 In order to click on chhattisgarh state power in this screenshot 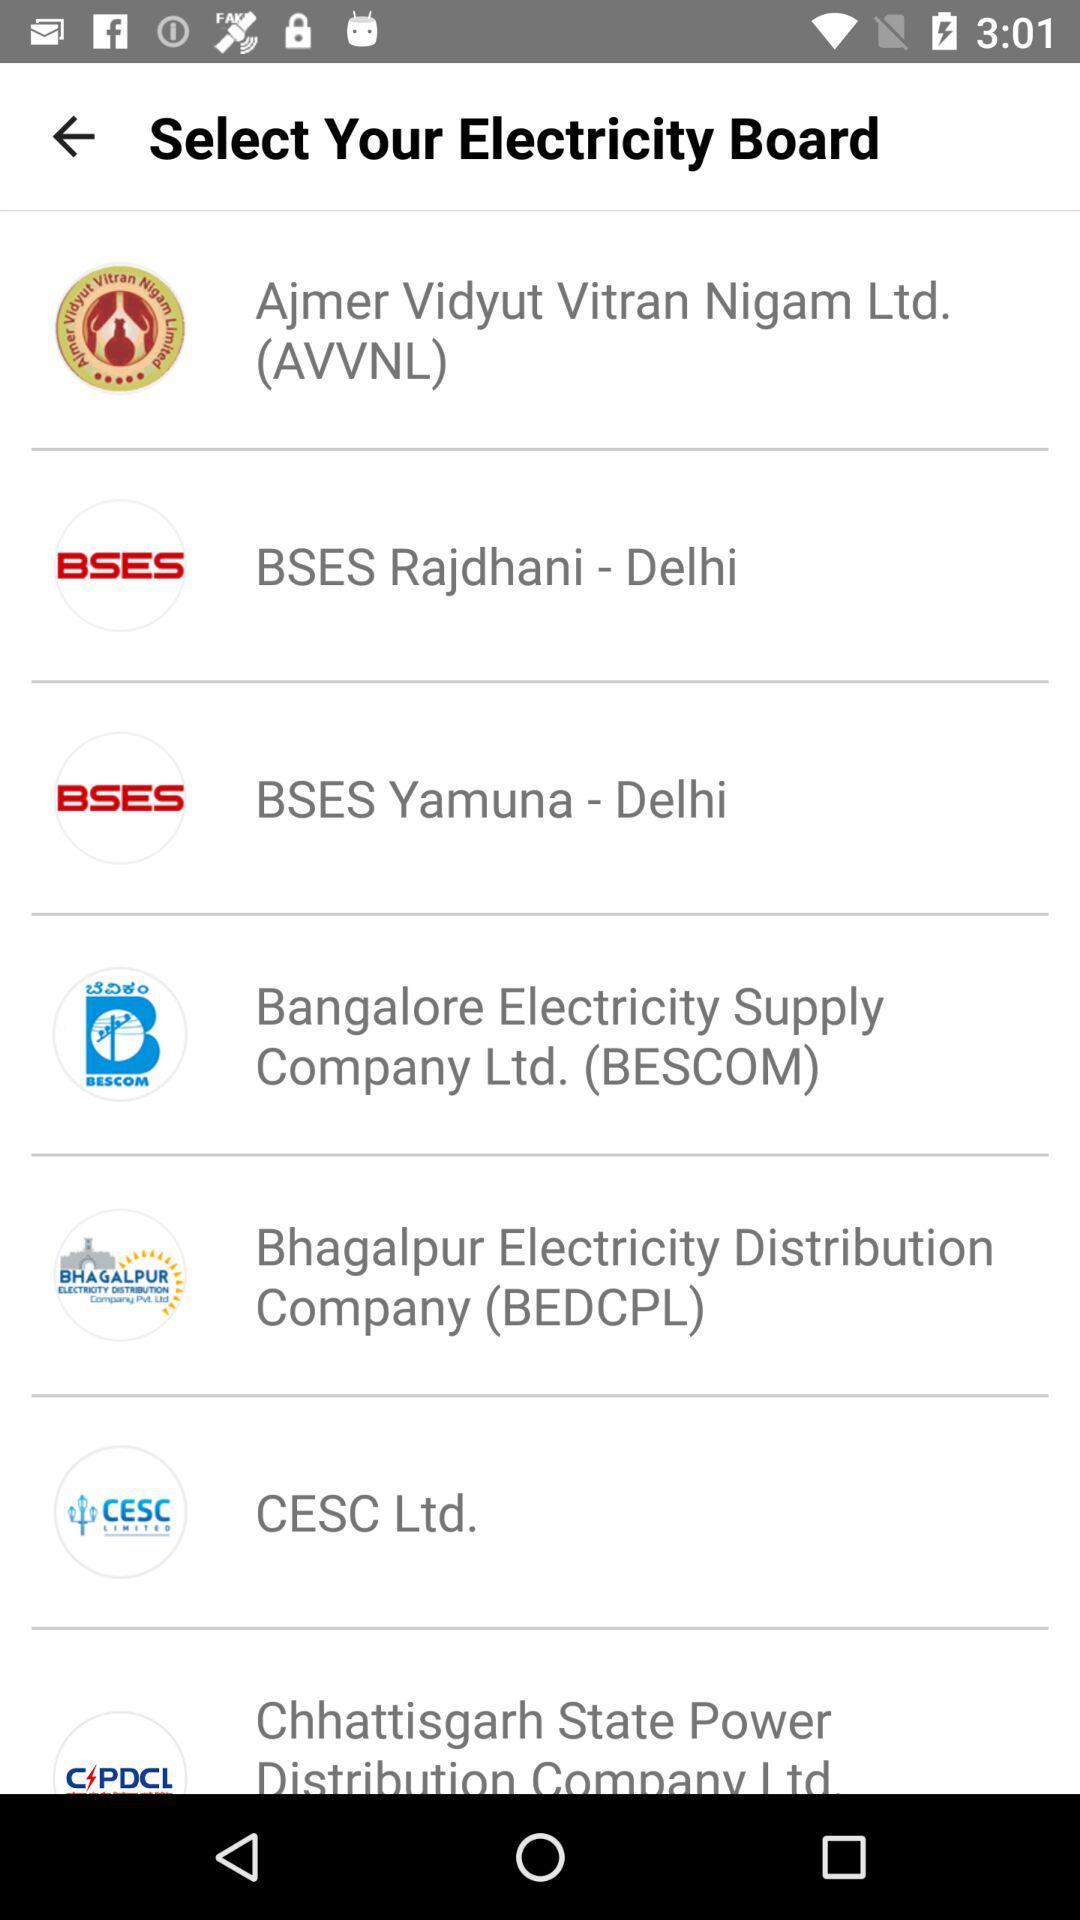, I will do `click(606, 1721)`.